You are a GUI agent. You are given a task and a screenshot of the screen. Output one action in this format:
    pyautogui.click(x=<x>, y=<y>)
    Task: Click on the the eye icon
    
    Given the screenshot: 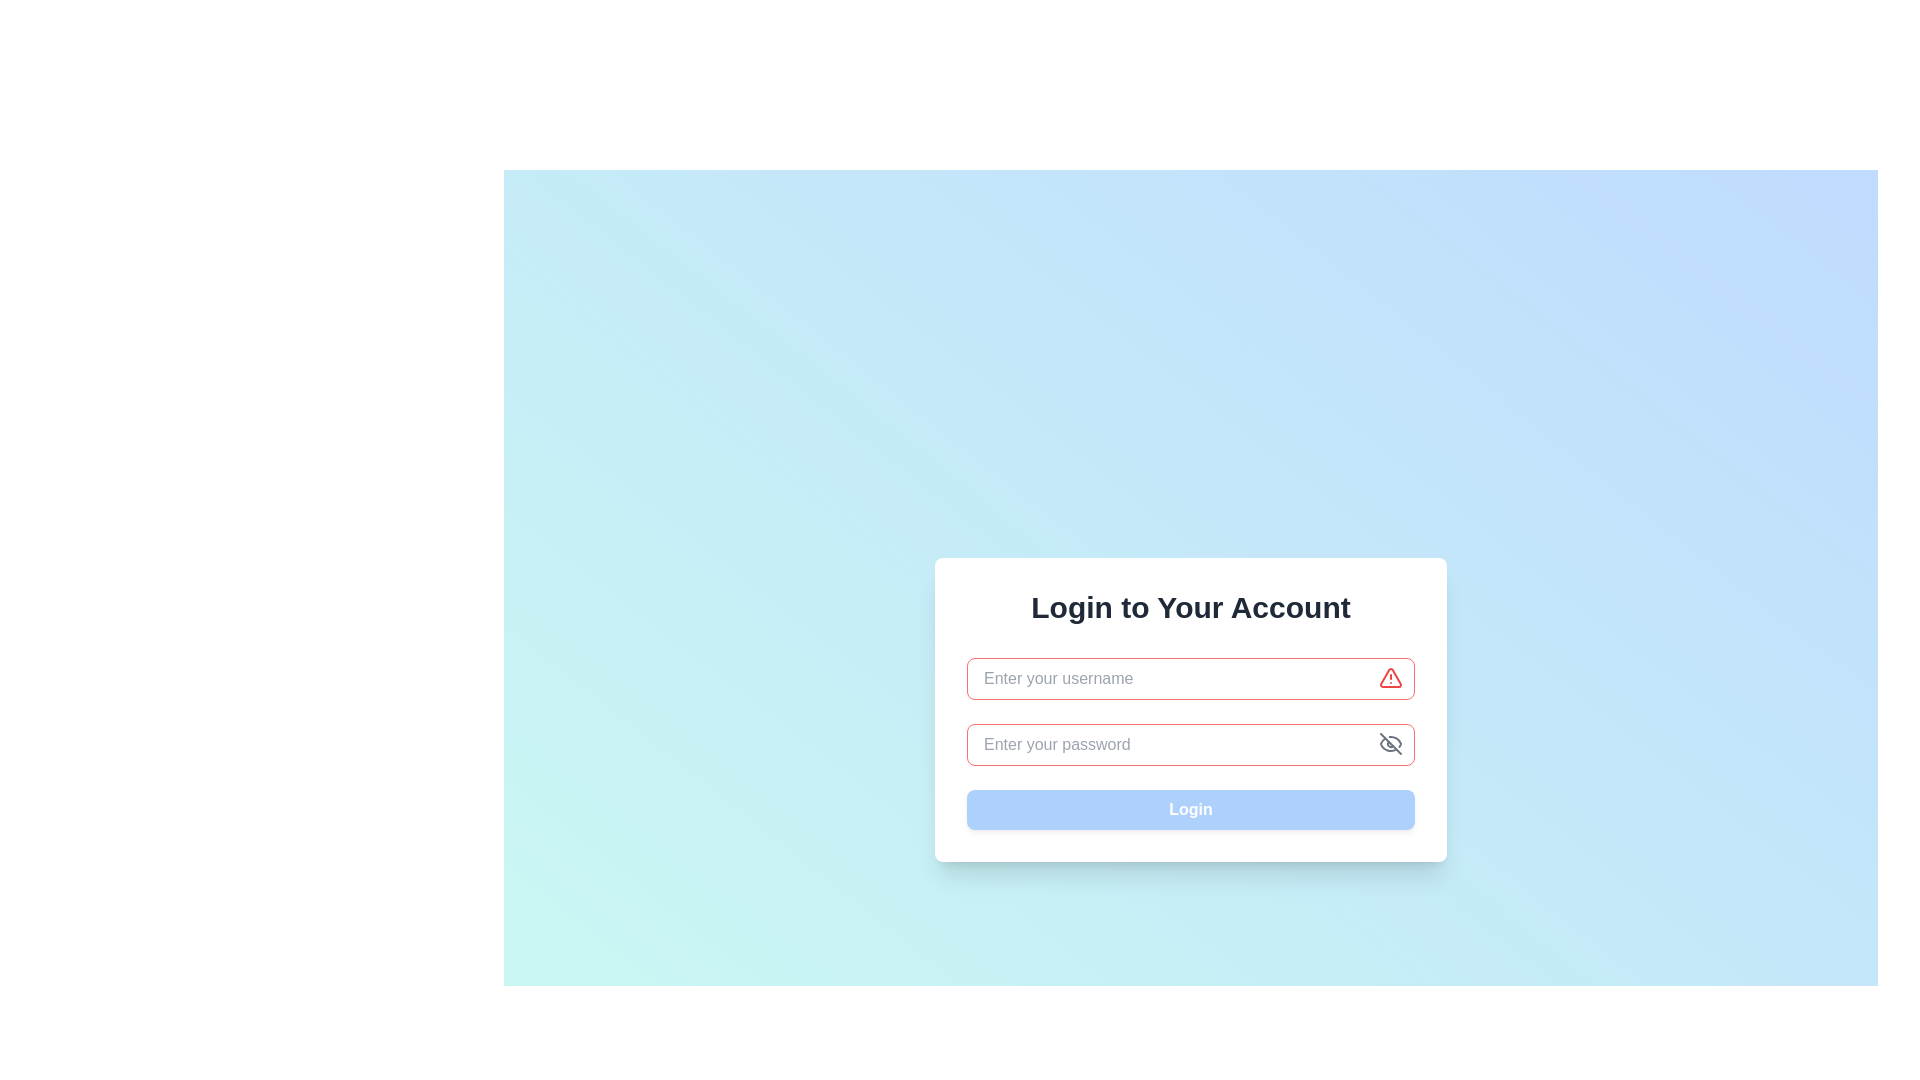 What is the action you would take?
    pyautogui.click(x=1190, y=744)
    